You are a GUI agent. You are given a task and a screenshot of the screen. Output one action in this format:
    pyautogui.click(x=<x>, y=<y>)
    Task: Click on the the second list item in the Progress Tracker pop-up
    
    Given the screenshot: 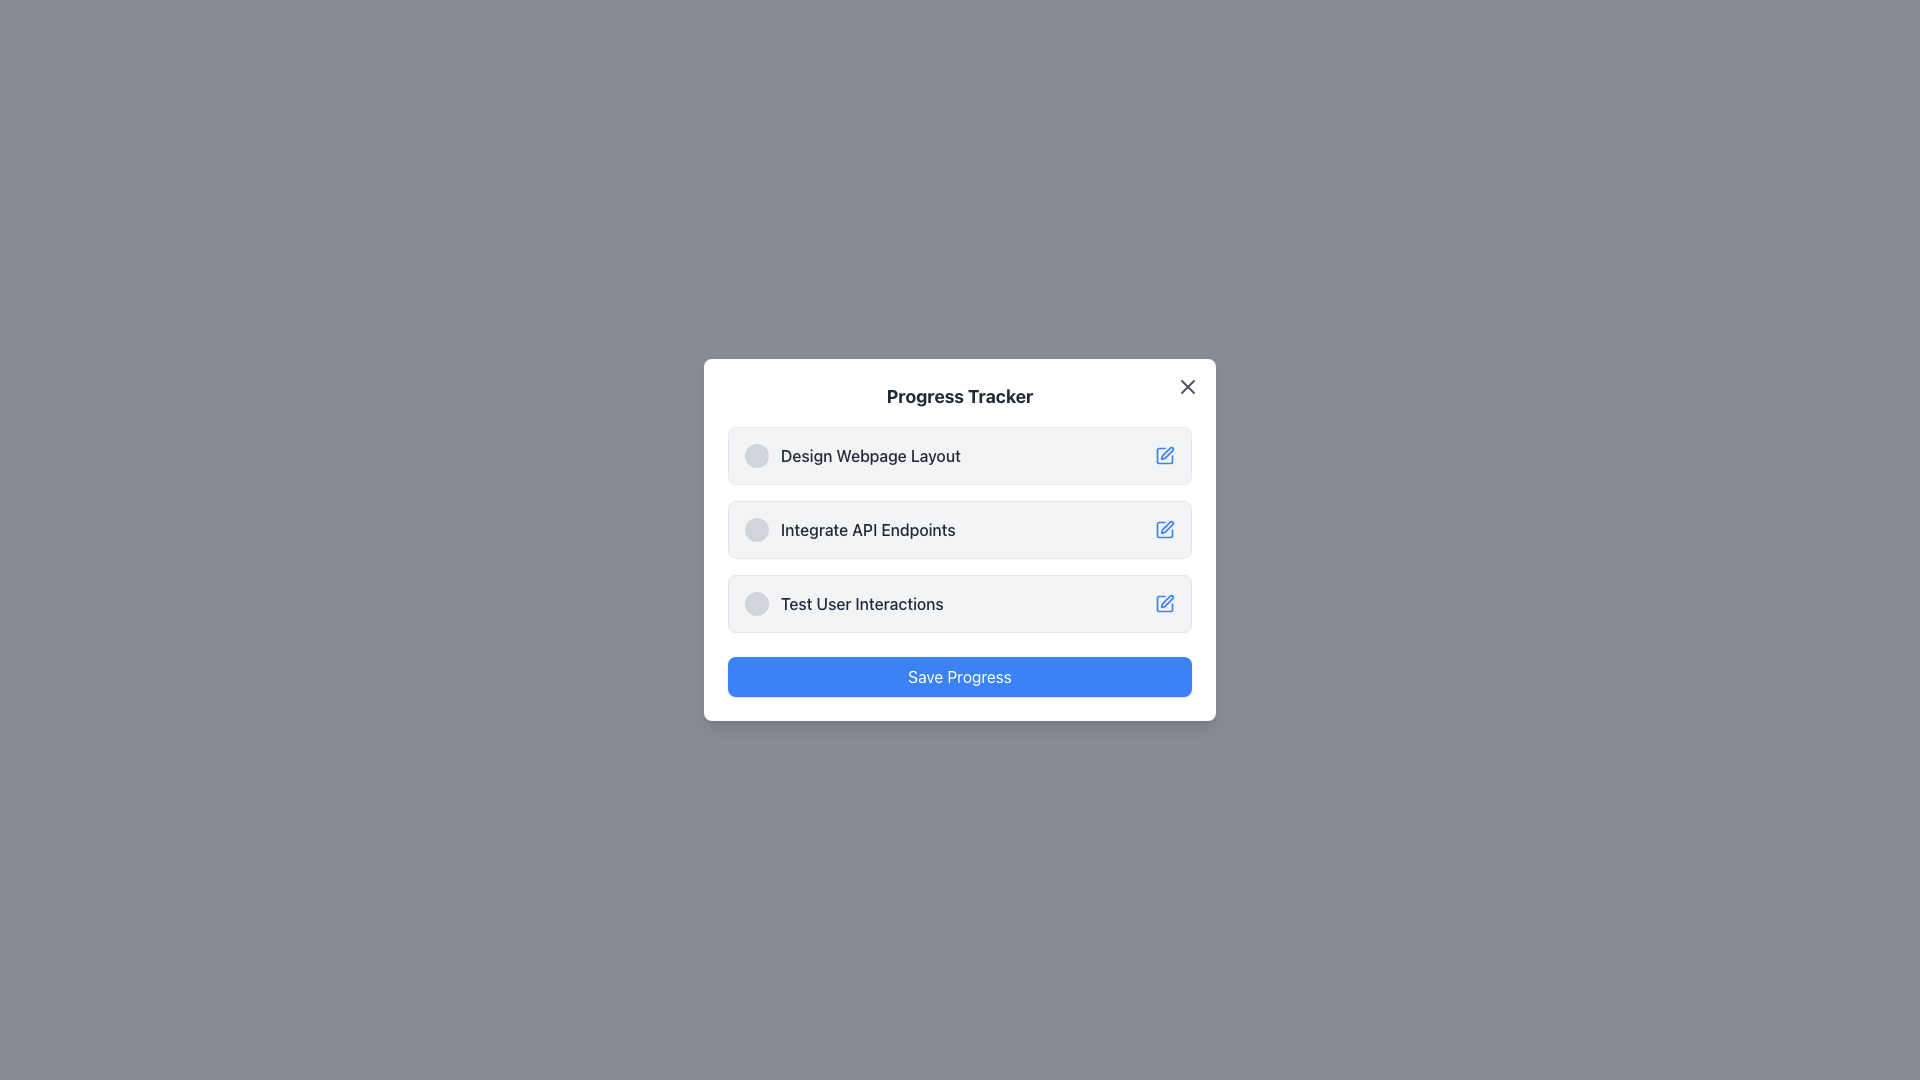 What is the action you would take?
    pyautogui.click(x=850, y=528)
    